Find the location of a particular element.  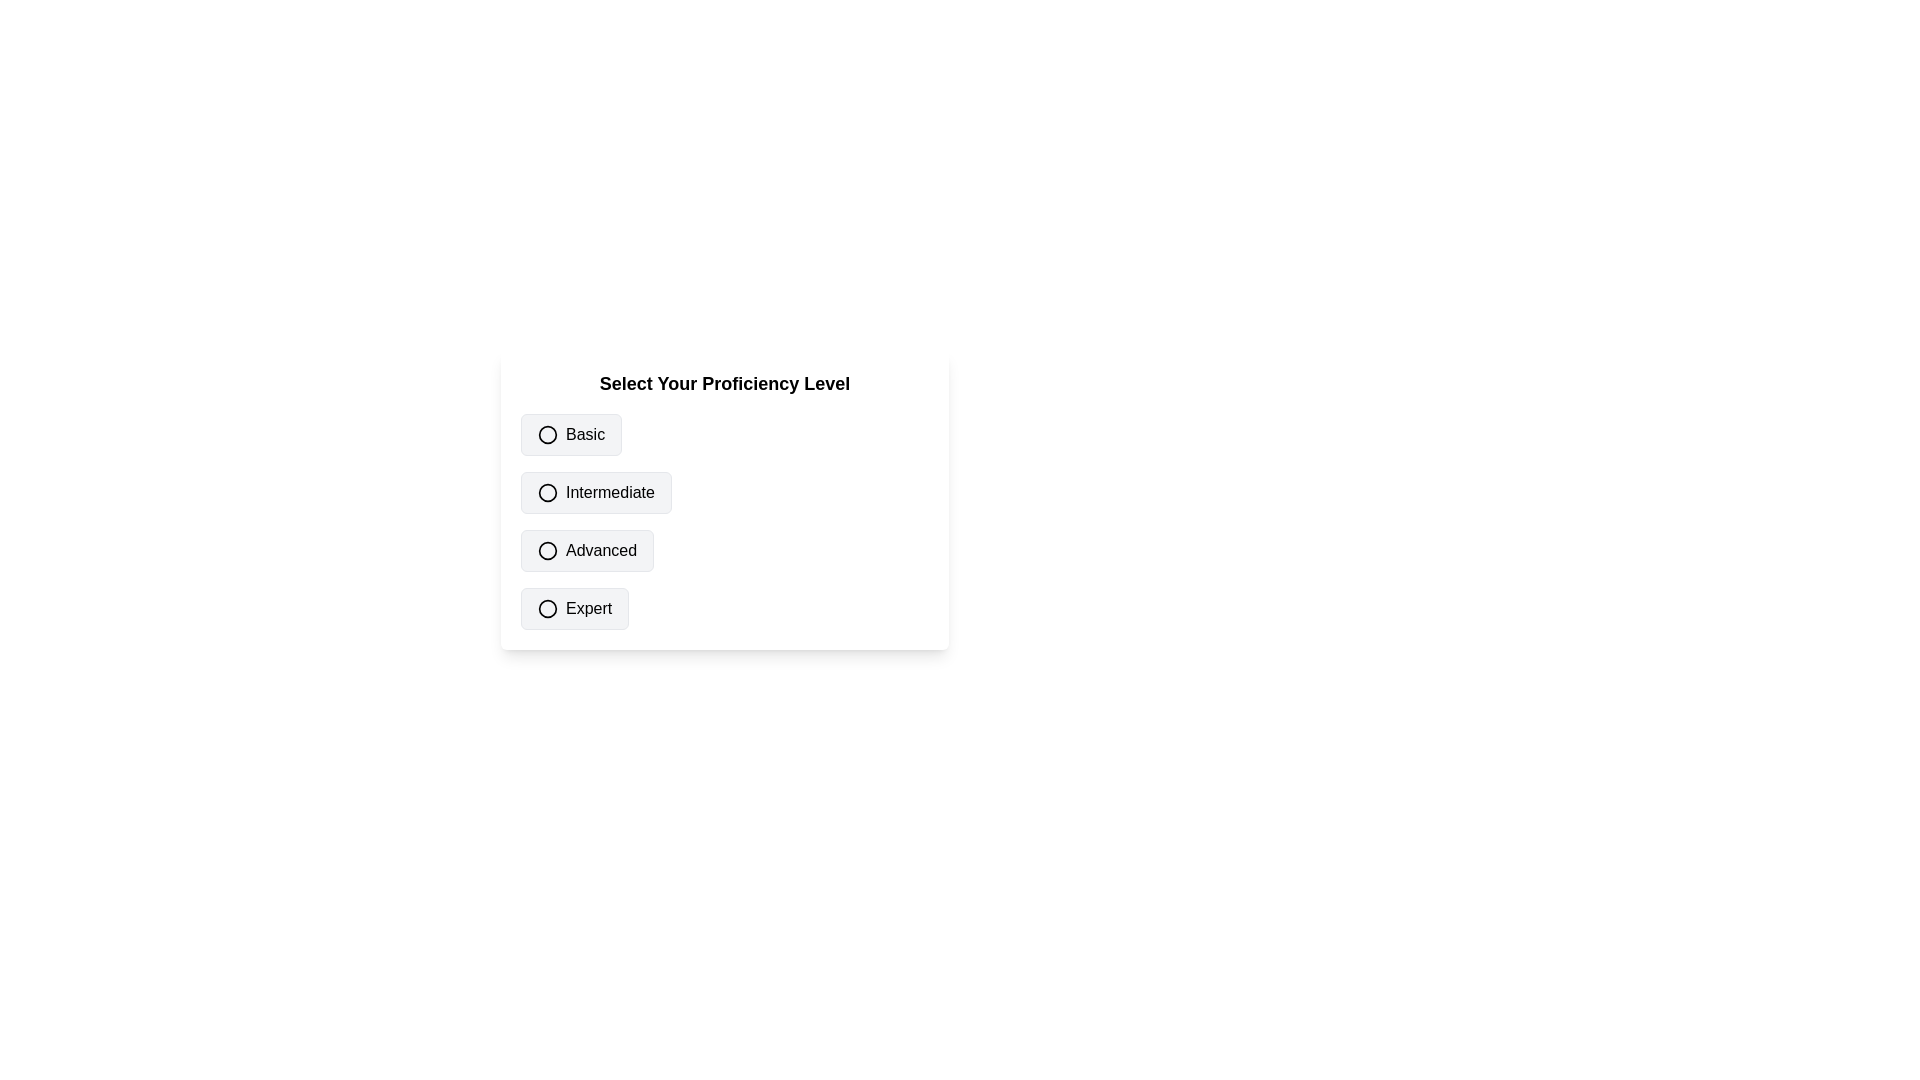

the label indicating the proficiency level option marked as 'Advanced', which is positioned to the right of the corresponding circular selection icon in the third option of a vertical list is located at coordinates (600, 551).